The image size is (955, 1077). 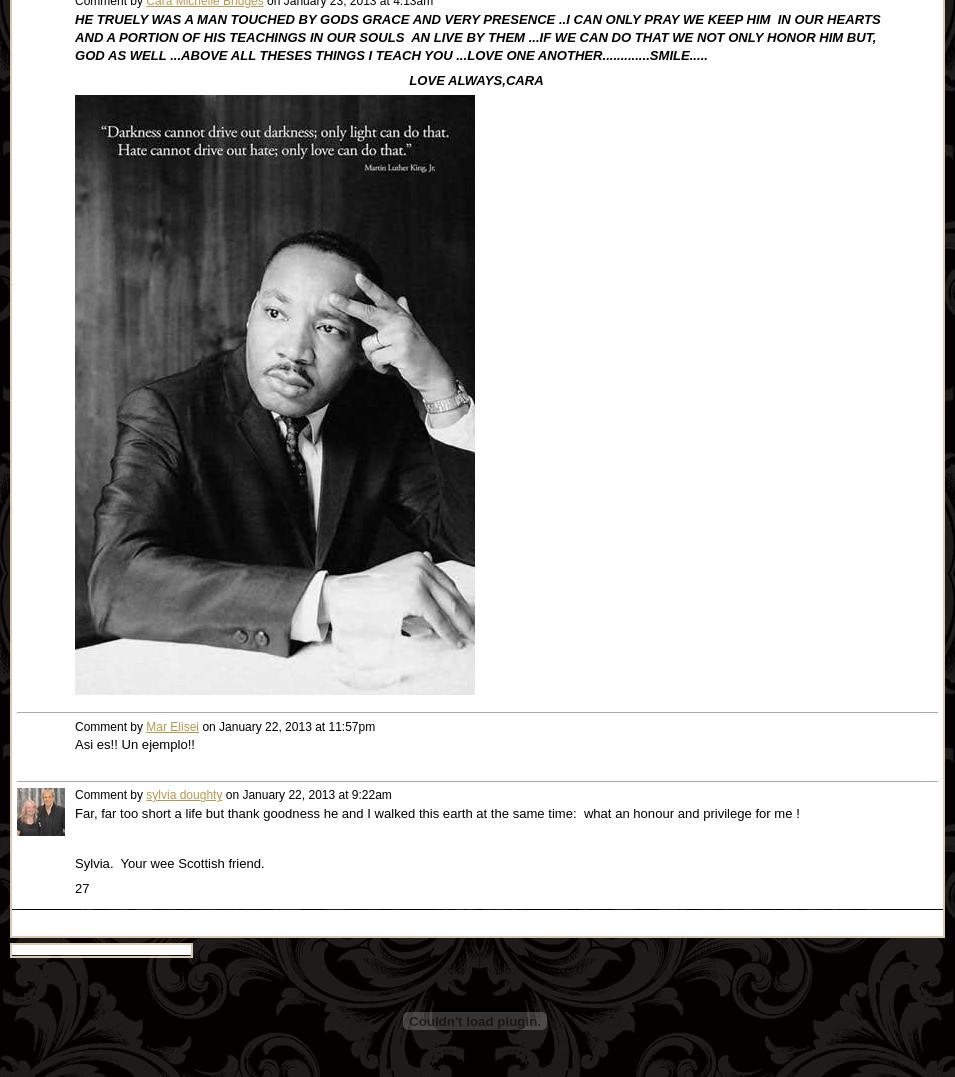 What do you see at coordinates (199, 726) in the screenshot?
I see `'on January 22, 2013 at 11:57pm'` at bounding box center [199, 726].